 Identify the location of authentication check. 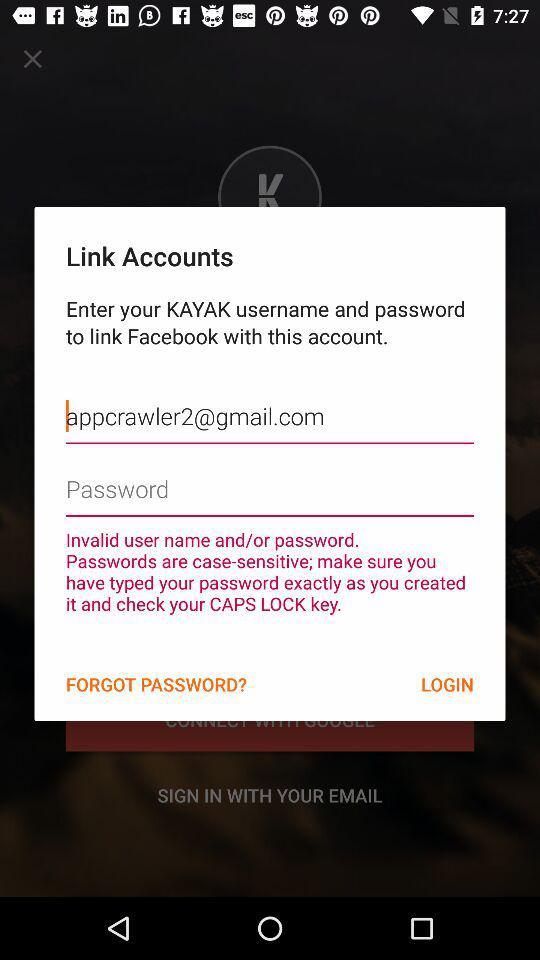
(270, 474).